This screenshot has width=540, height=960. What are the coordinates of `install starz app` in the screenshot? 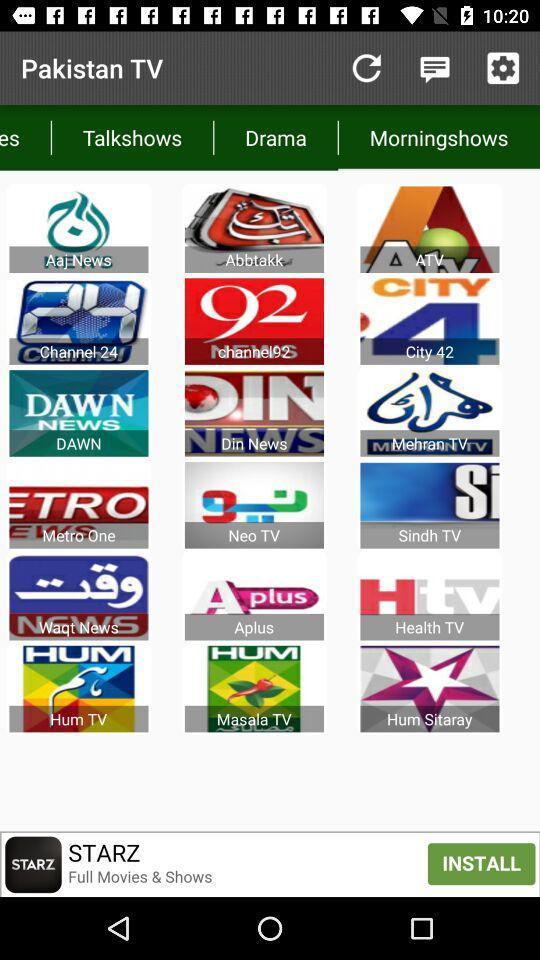 It's located at (270, 863).